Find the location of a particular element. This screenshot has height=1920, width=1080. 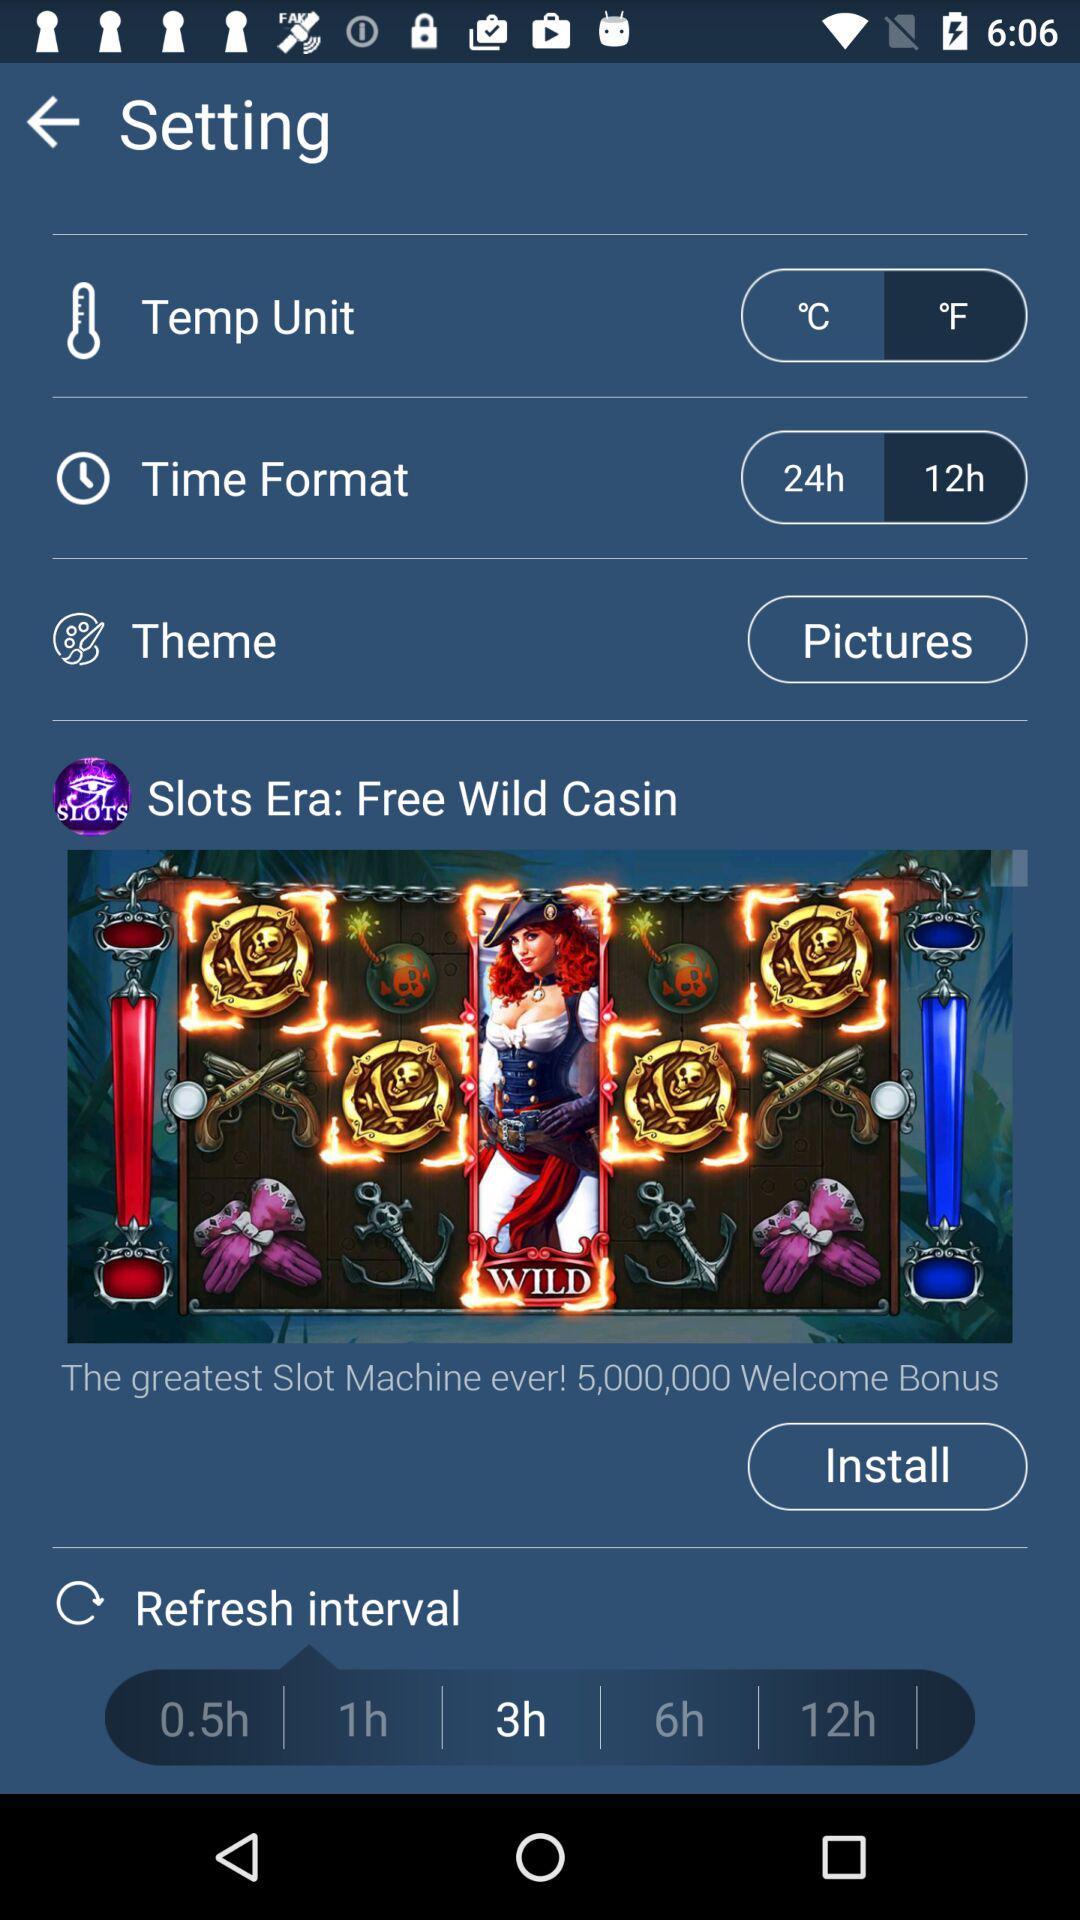

the arrow_backward icon is located at coordinates (51, 129).